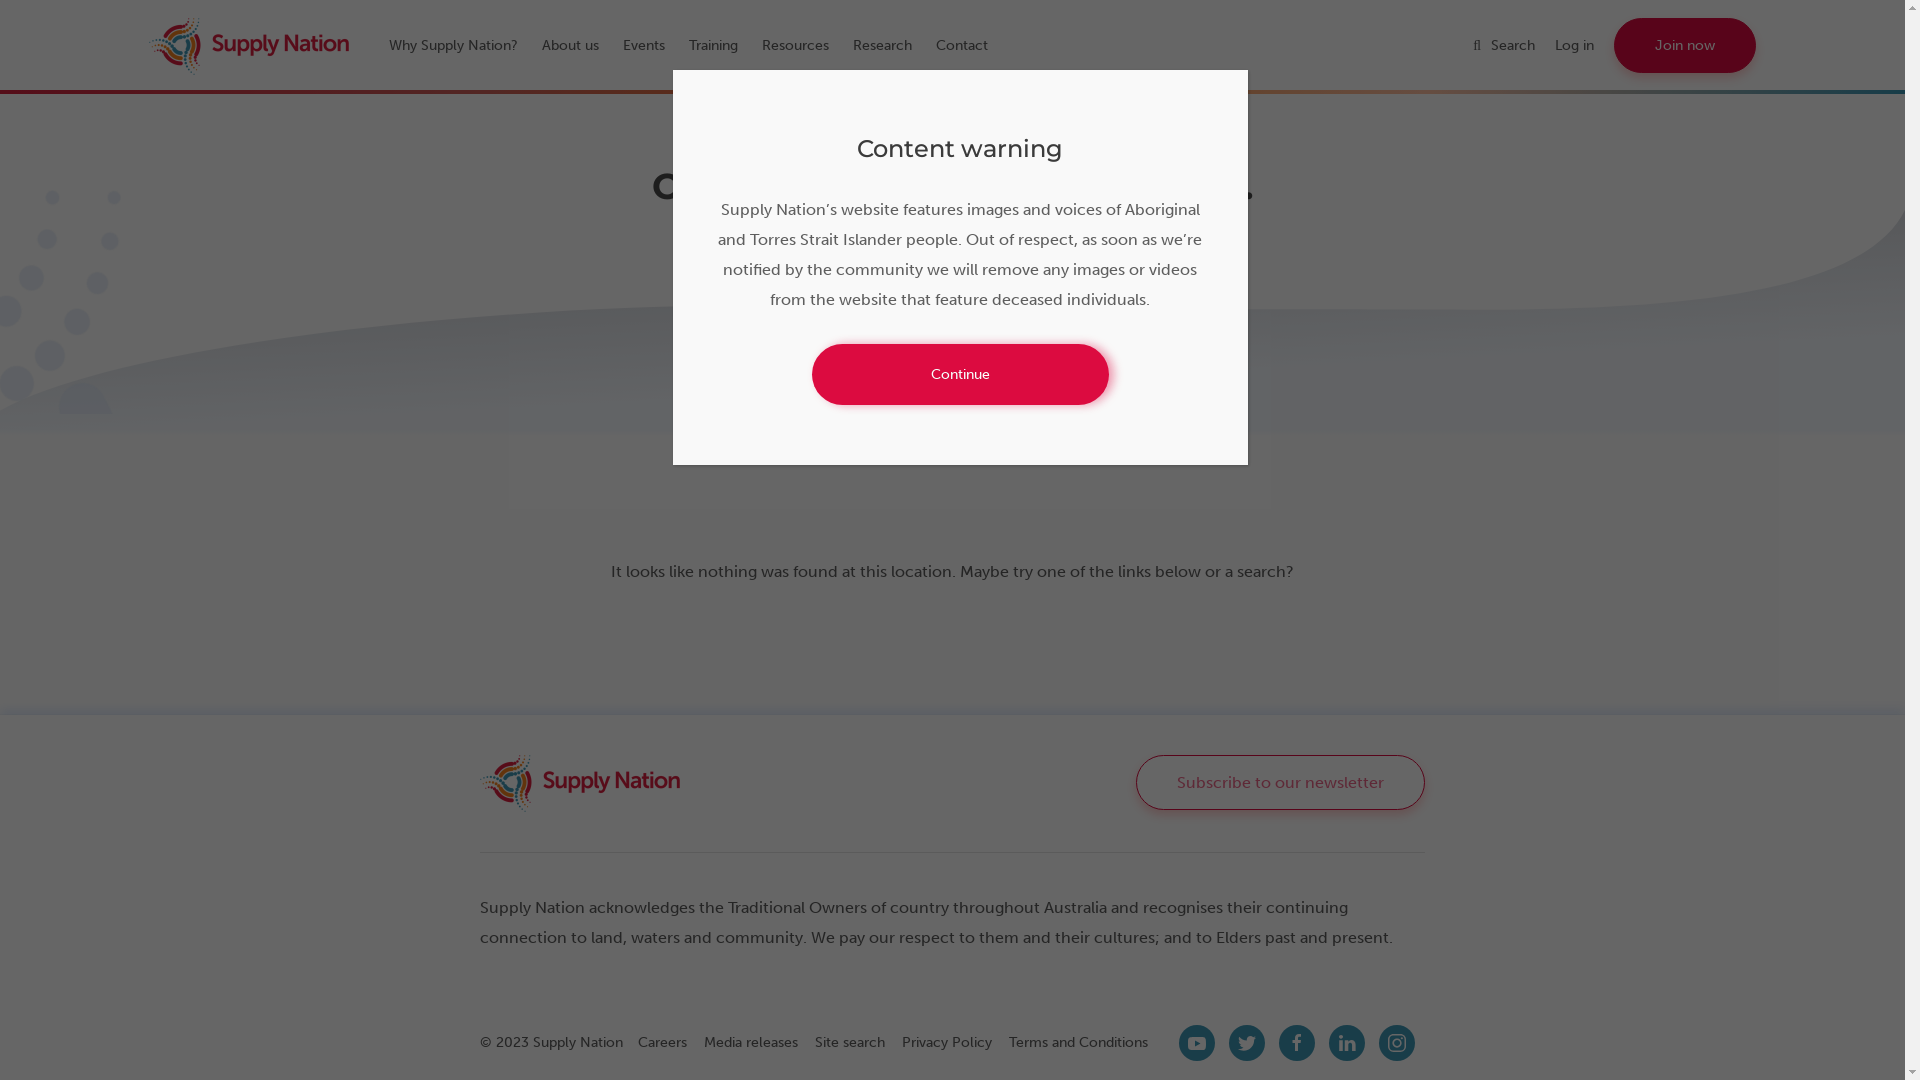 The image size is (1920, 1080). What do you see at coordinates (761, 45) in the screenshot?
I see `'Resources'` at bounding box center [761, 45].